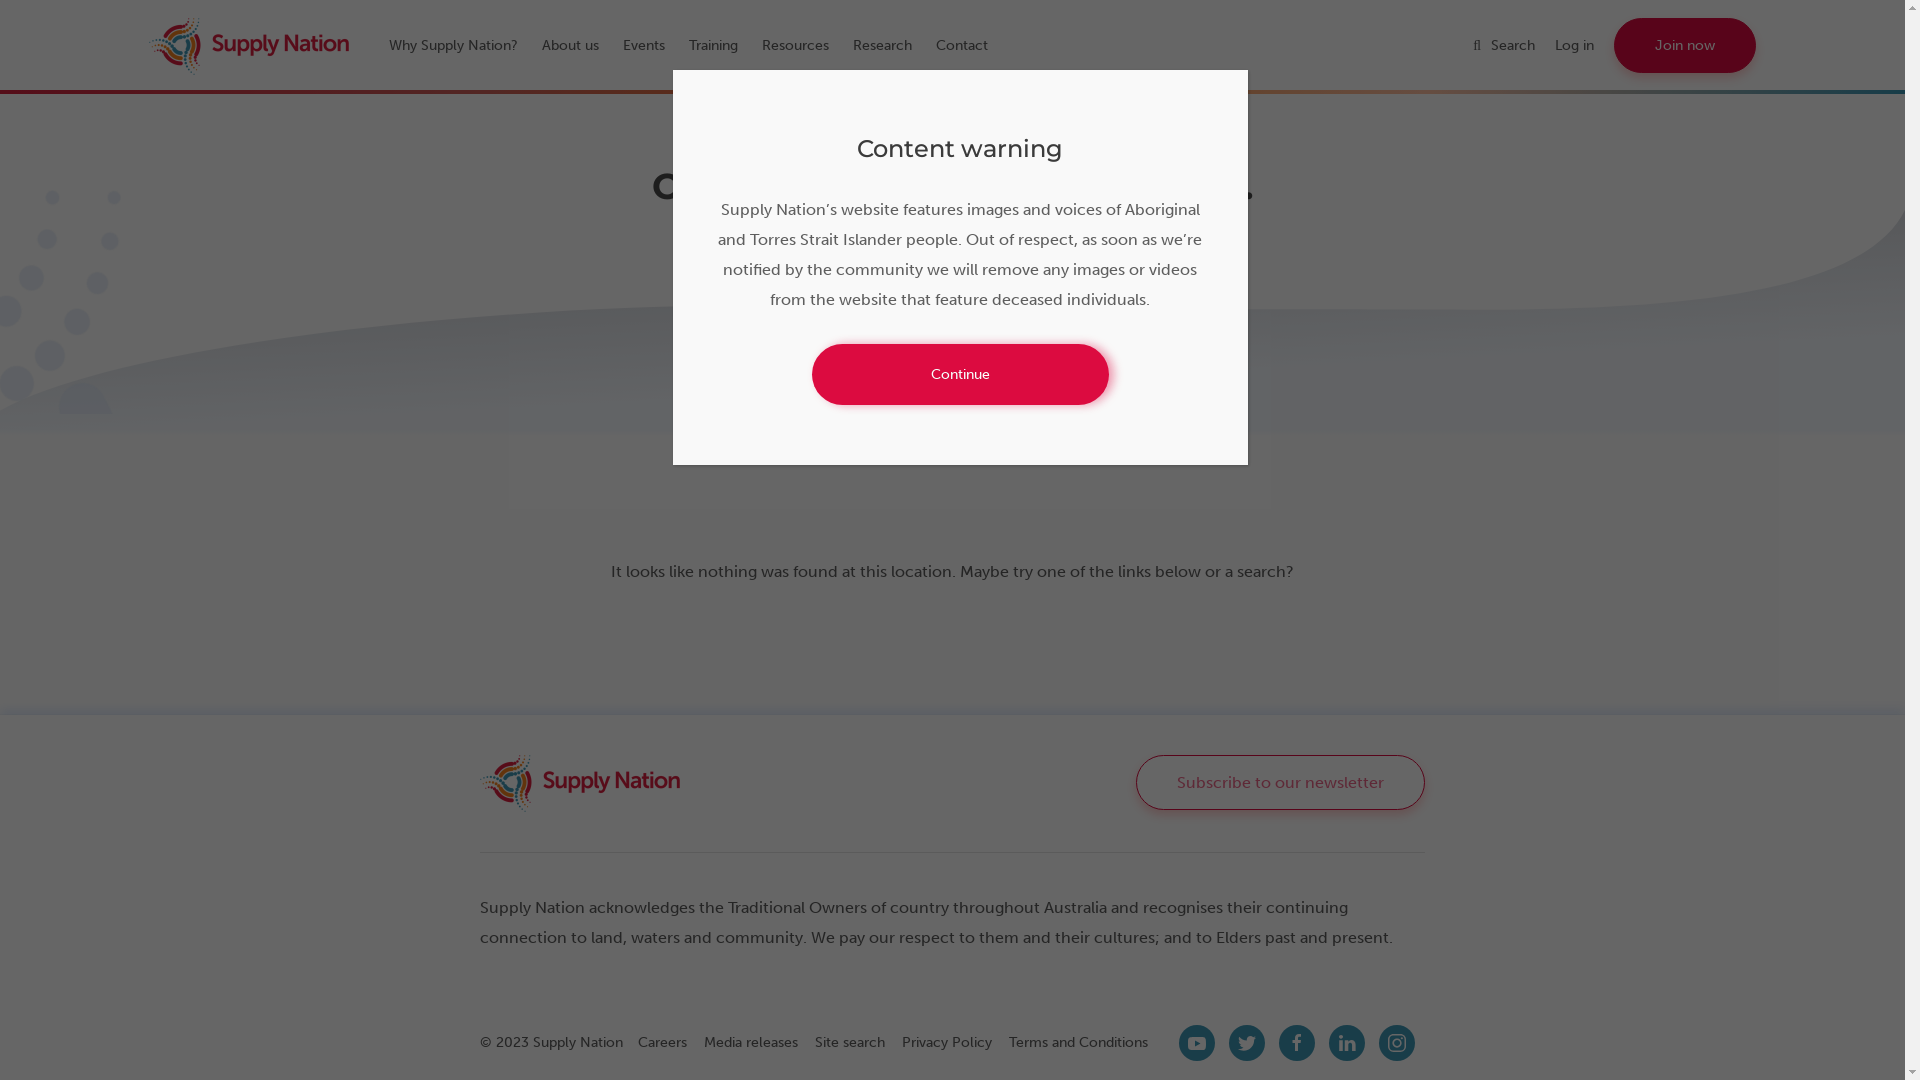 The image size is (1920, 1080). What do you see at coordinates (761, 45) in the screenshot?
I see `'Resources'` at bounding box center [761, 45].